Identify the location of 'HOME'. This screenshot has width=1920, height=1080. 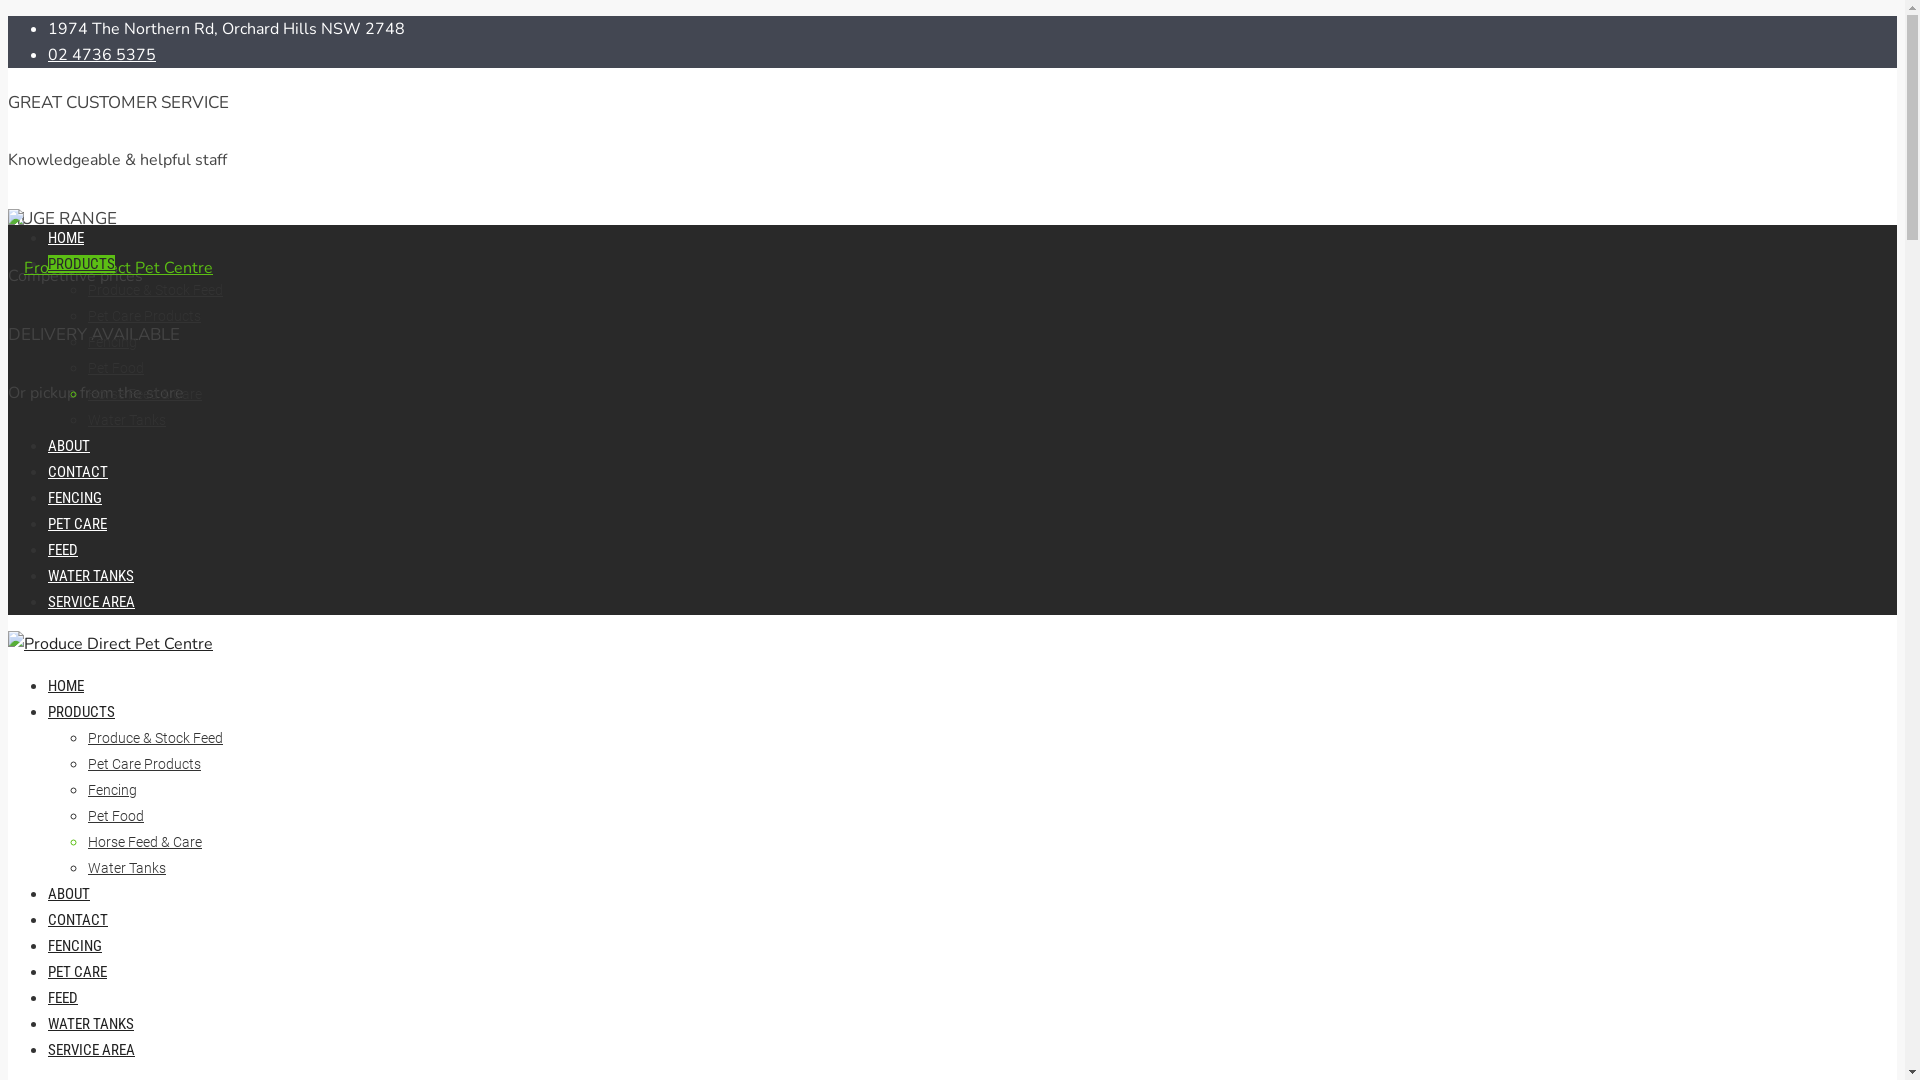
(66, 685).